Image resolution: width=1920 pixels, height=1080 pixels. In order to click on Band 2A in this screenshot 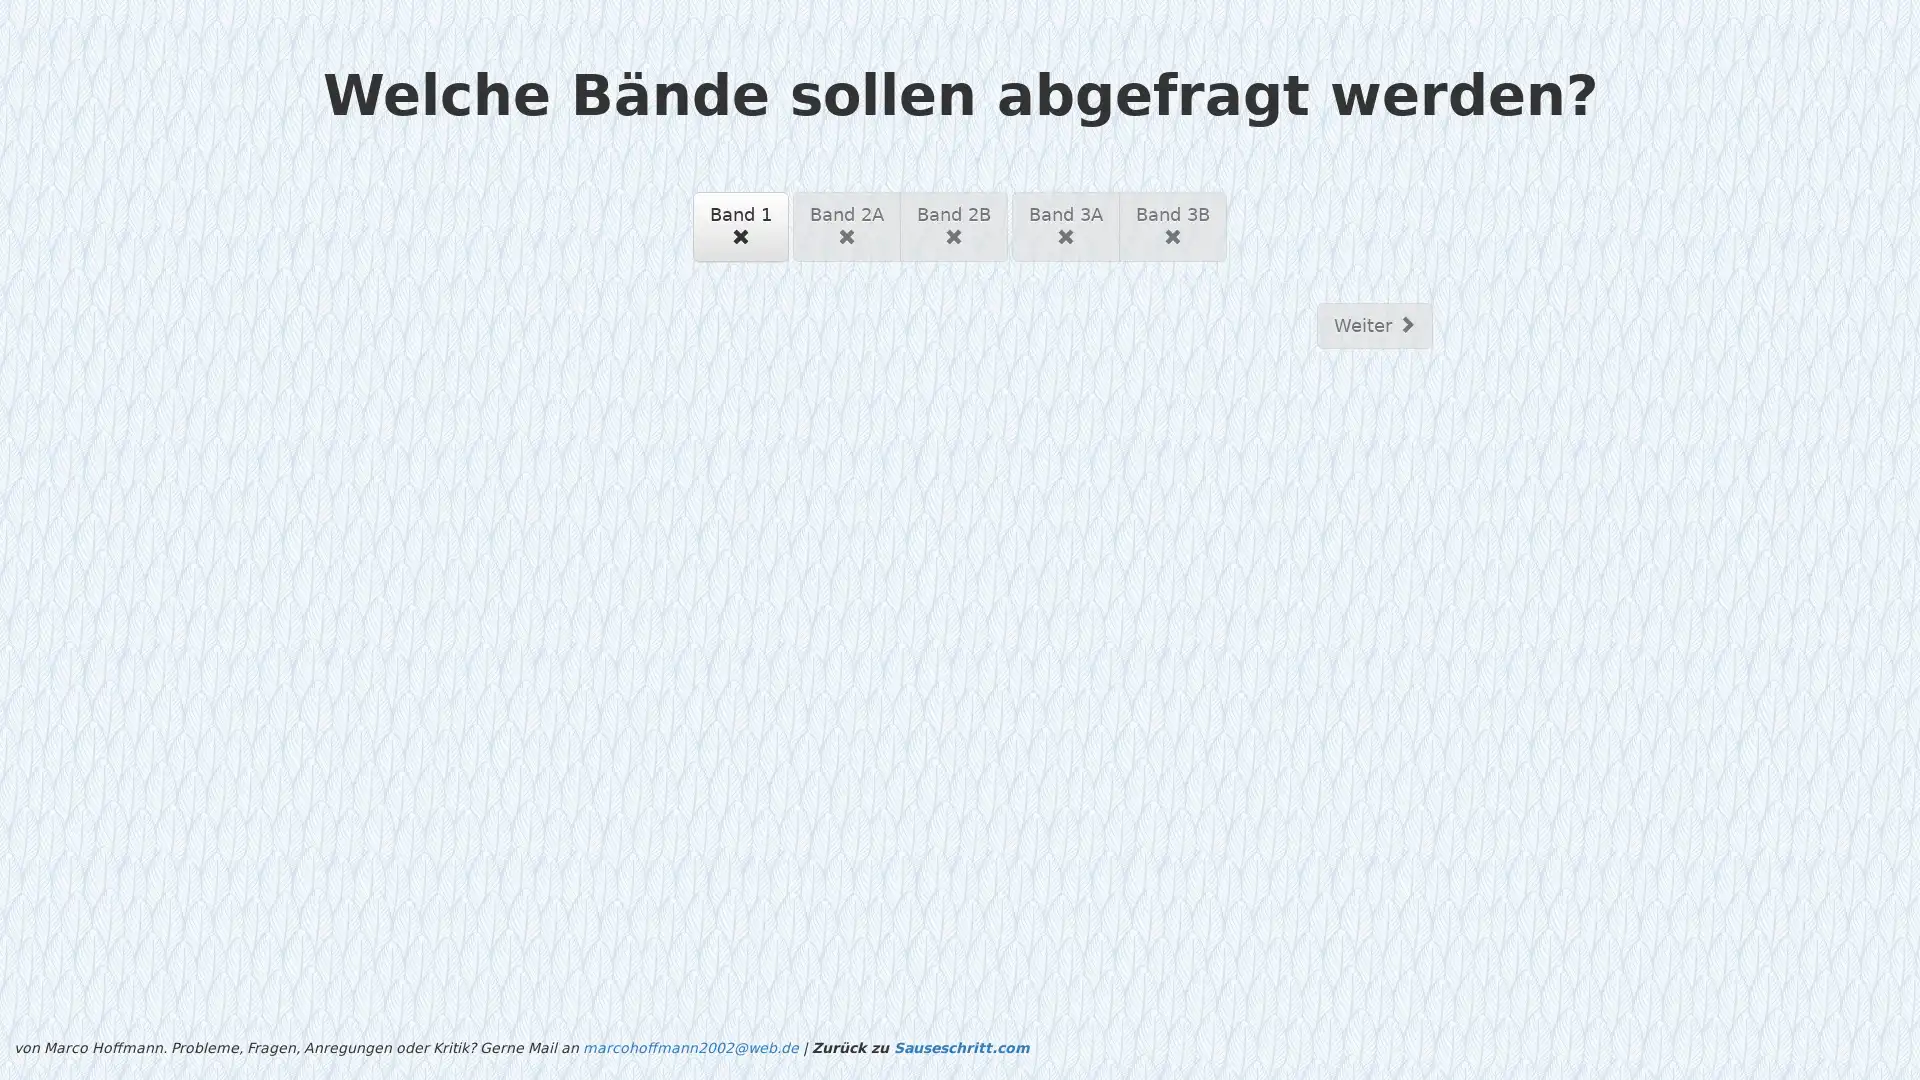, I will do `click(846, 226)`.